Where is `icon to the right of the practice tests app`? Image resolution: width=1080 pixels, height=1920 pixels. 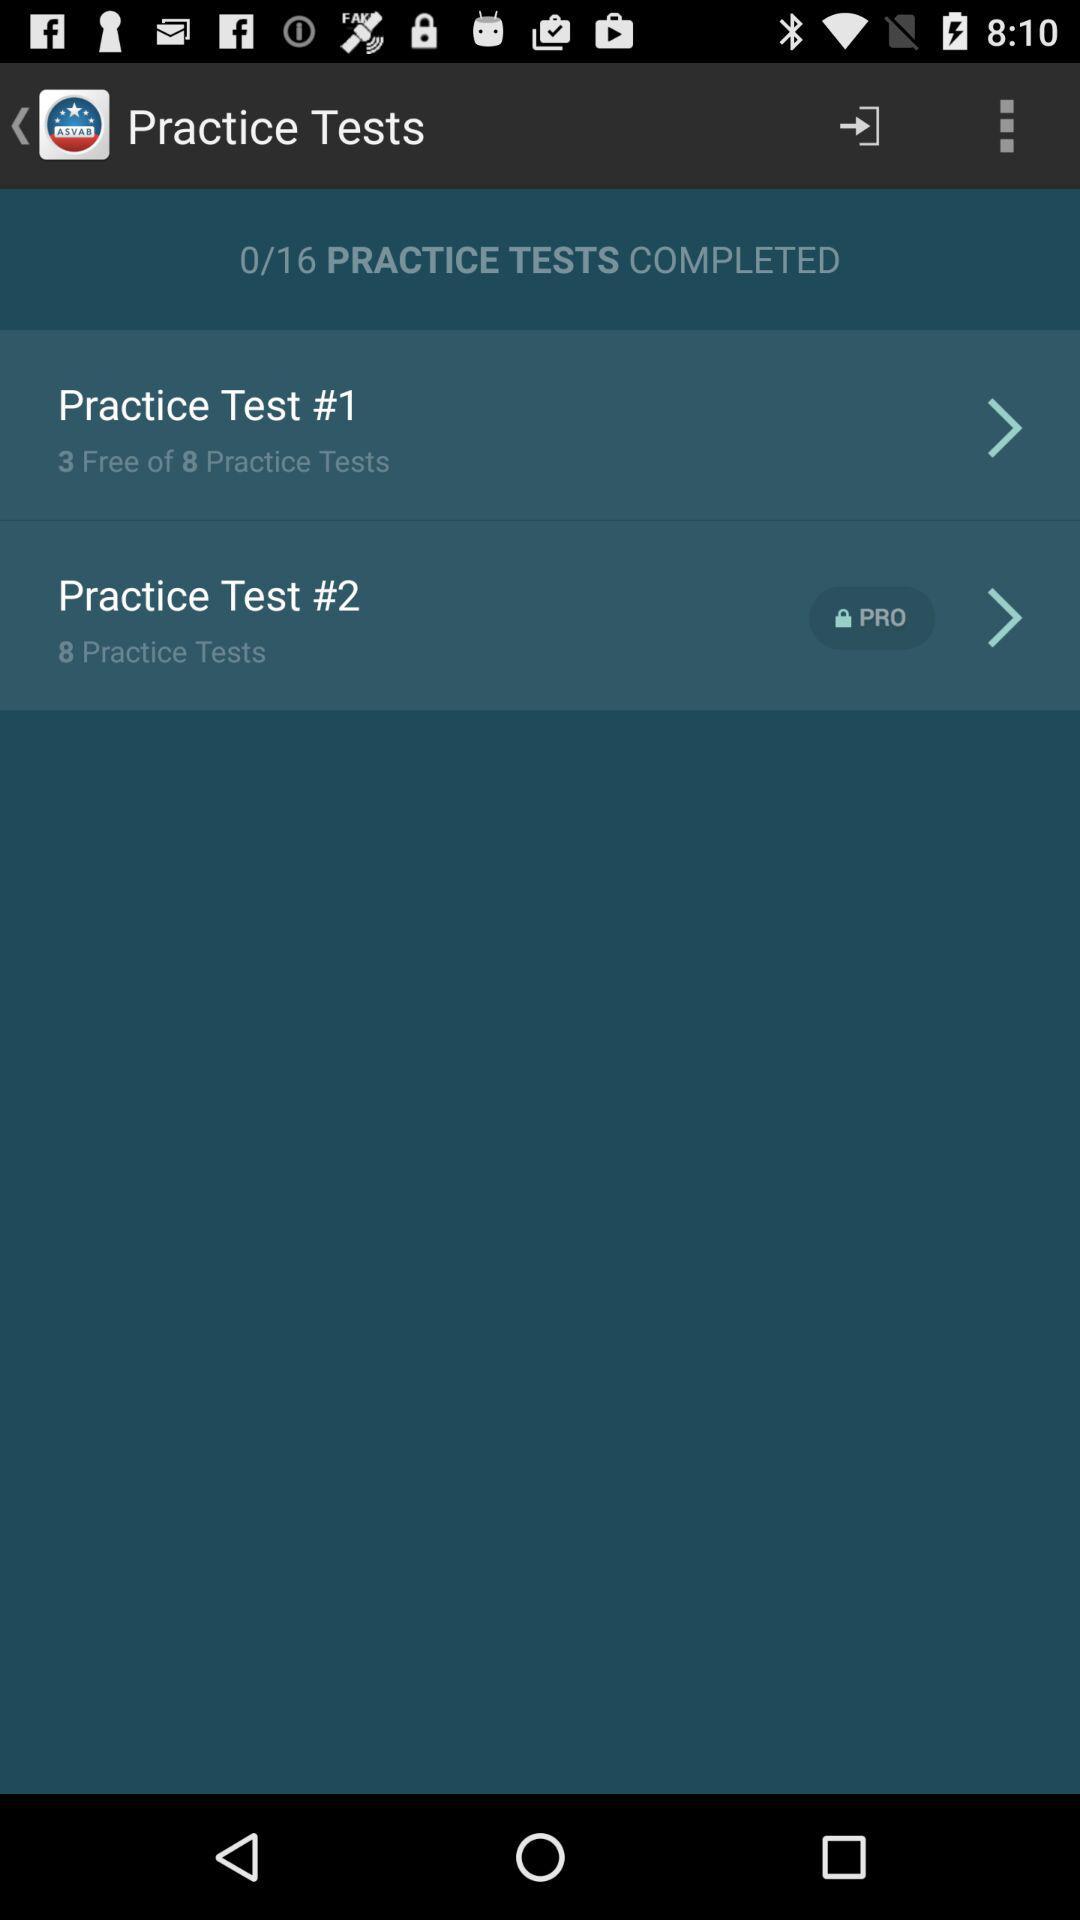
icon to the right of the practice tests app is located at coordinates (858, 124).